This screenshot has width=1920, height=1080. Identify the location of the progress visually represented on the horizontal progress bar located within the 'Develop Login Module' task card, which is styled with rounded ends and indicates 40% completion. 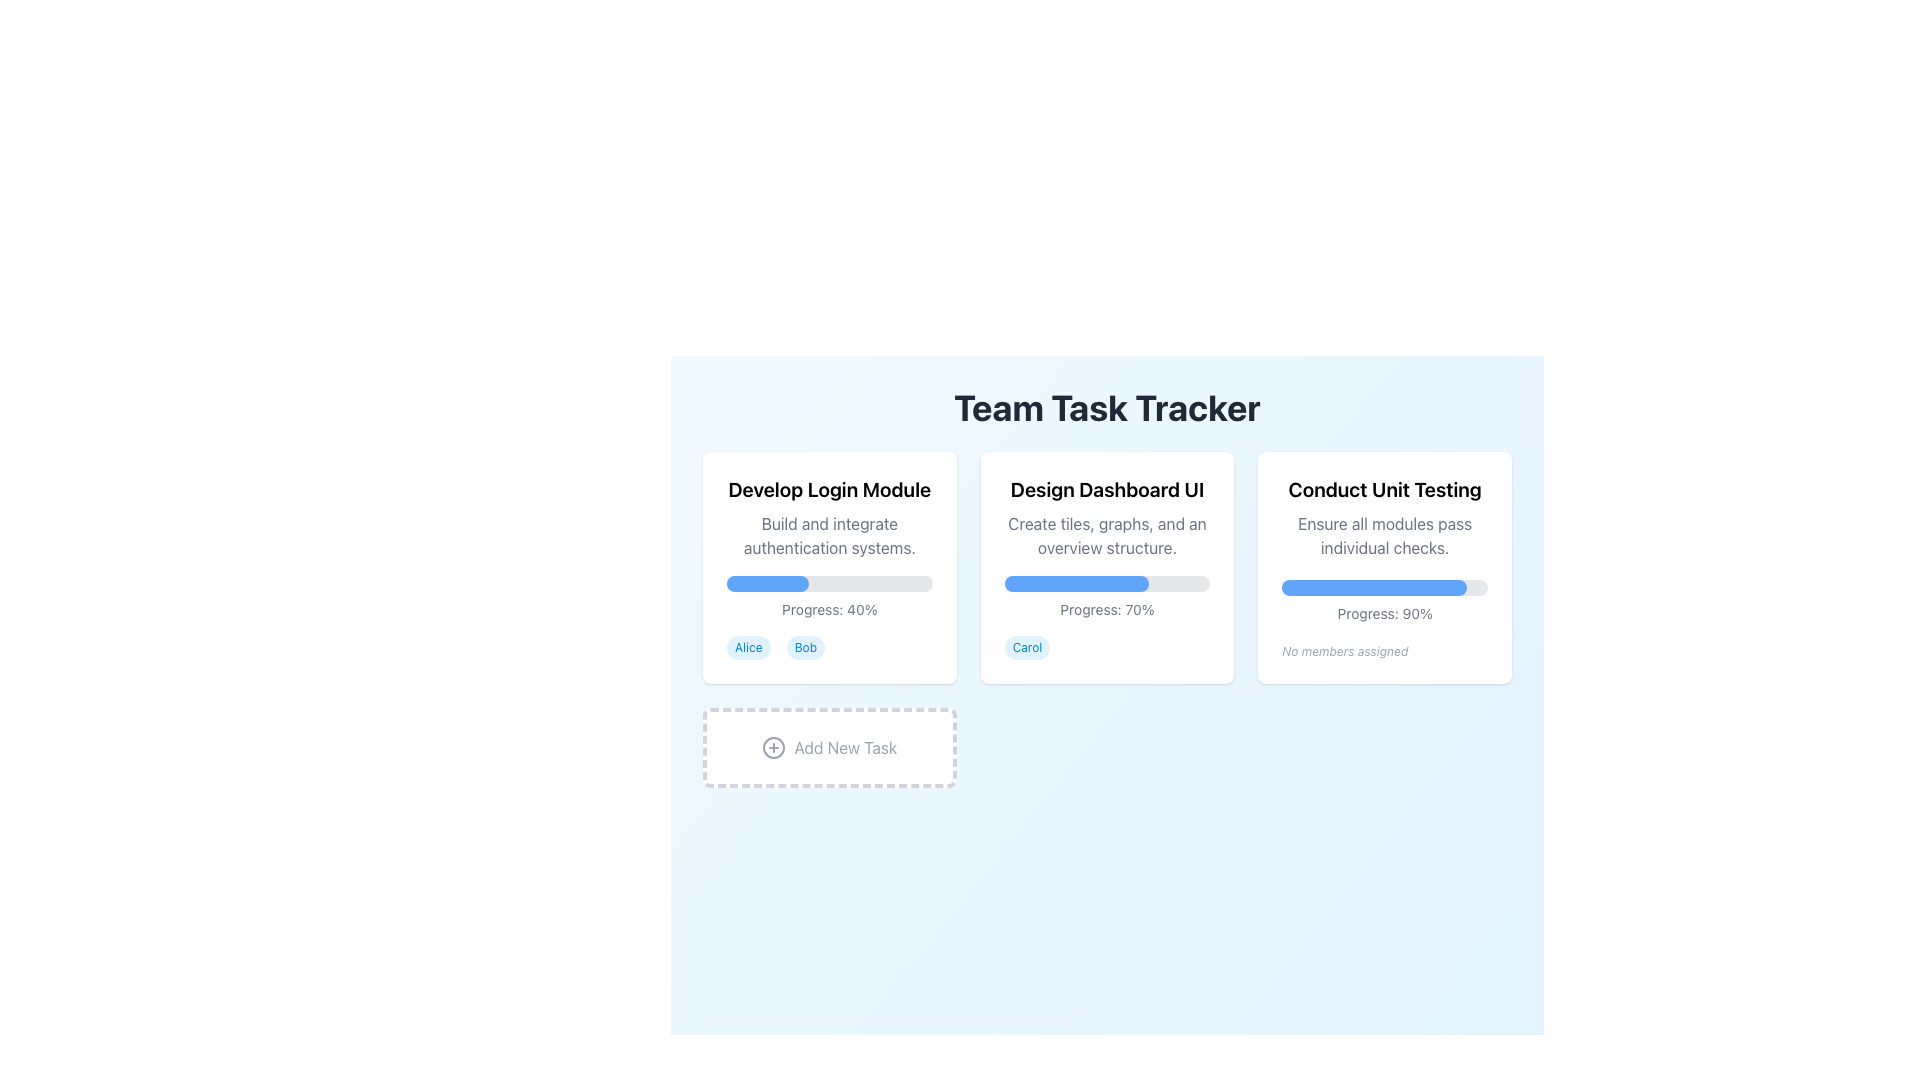
(829, 583).